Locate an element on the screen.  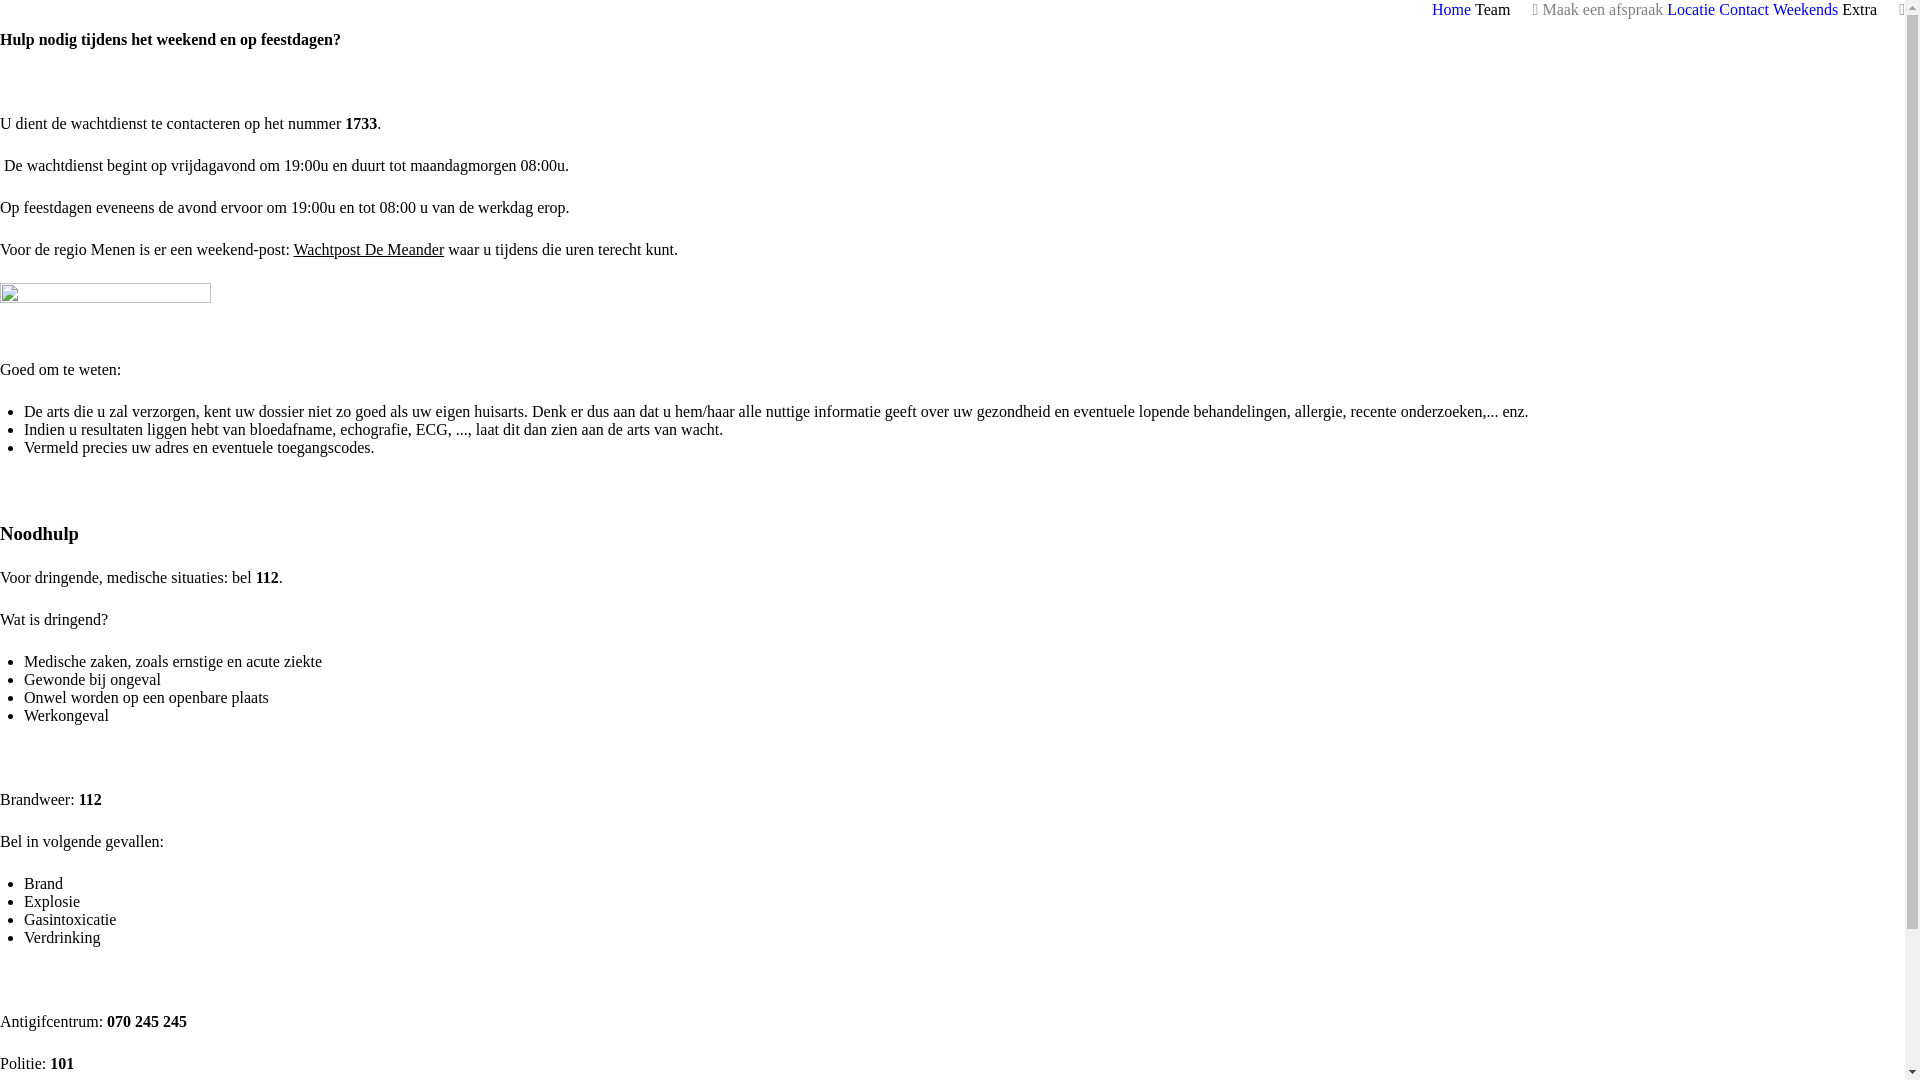
'Home' is located at coordinates (1451, 9).